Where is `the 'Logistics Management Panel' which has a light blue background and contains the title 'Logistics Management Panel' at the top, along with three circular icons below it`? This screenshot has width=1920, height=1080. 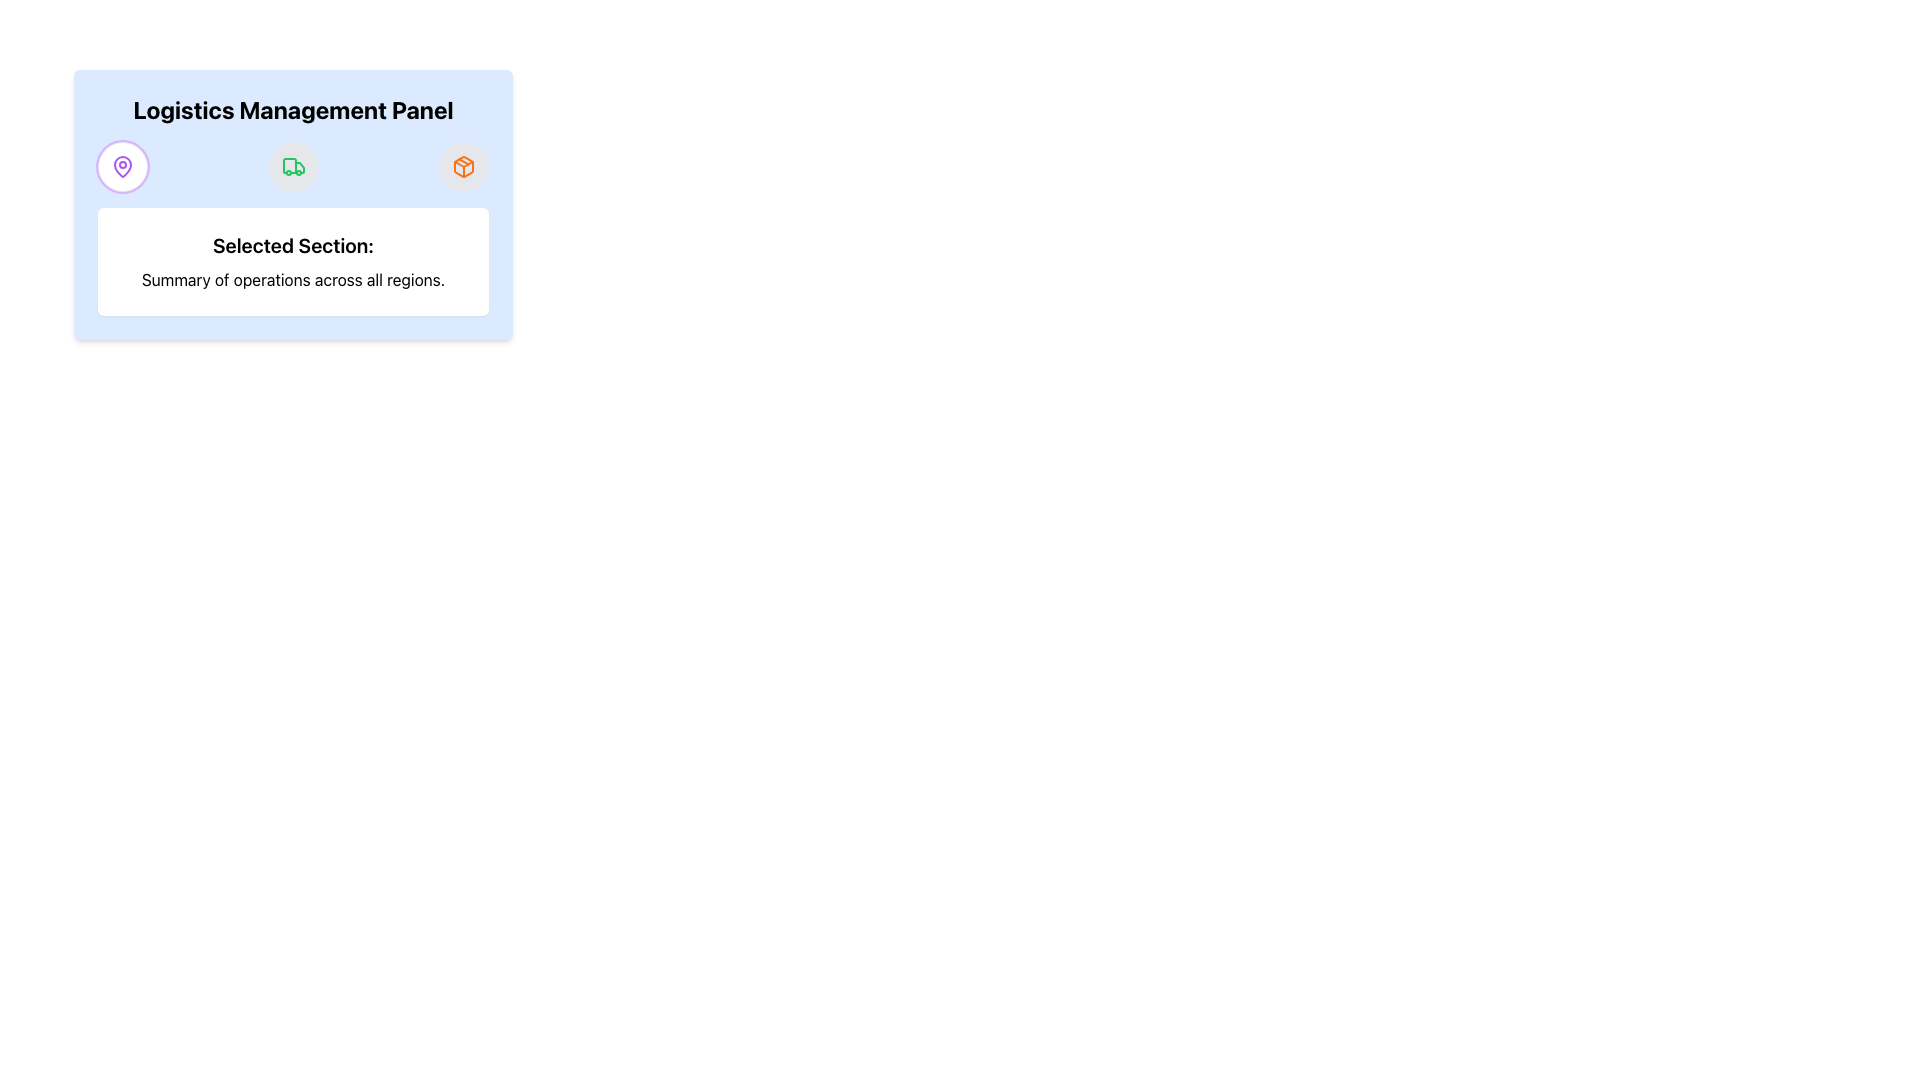
the 'Logistics Management Panel' which has a light blue background and contains the title 'Logistics Management Panel' at the top, along with three circular icons below it is located at coordinates (292, 204).